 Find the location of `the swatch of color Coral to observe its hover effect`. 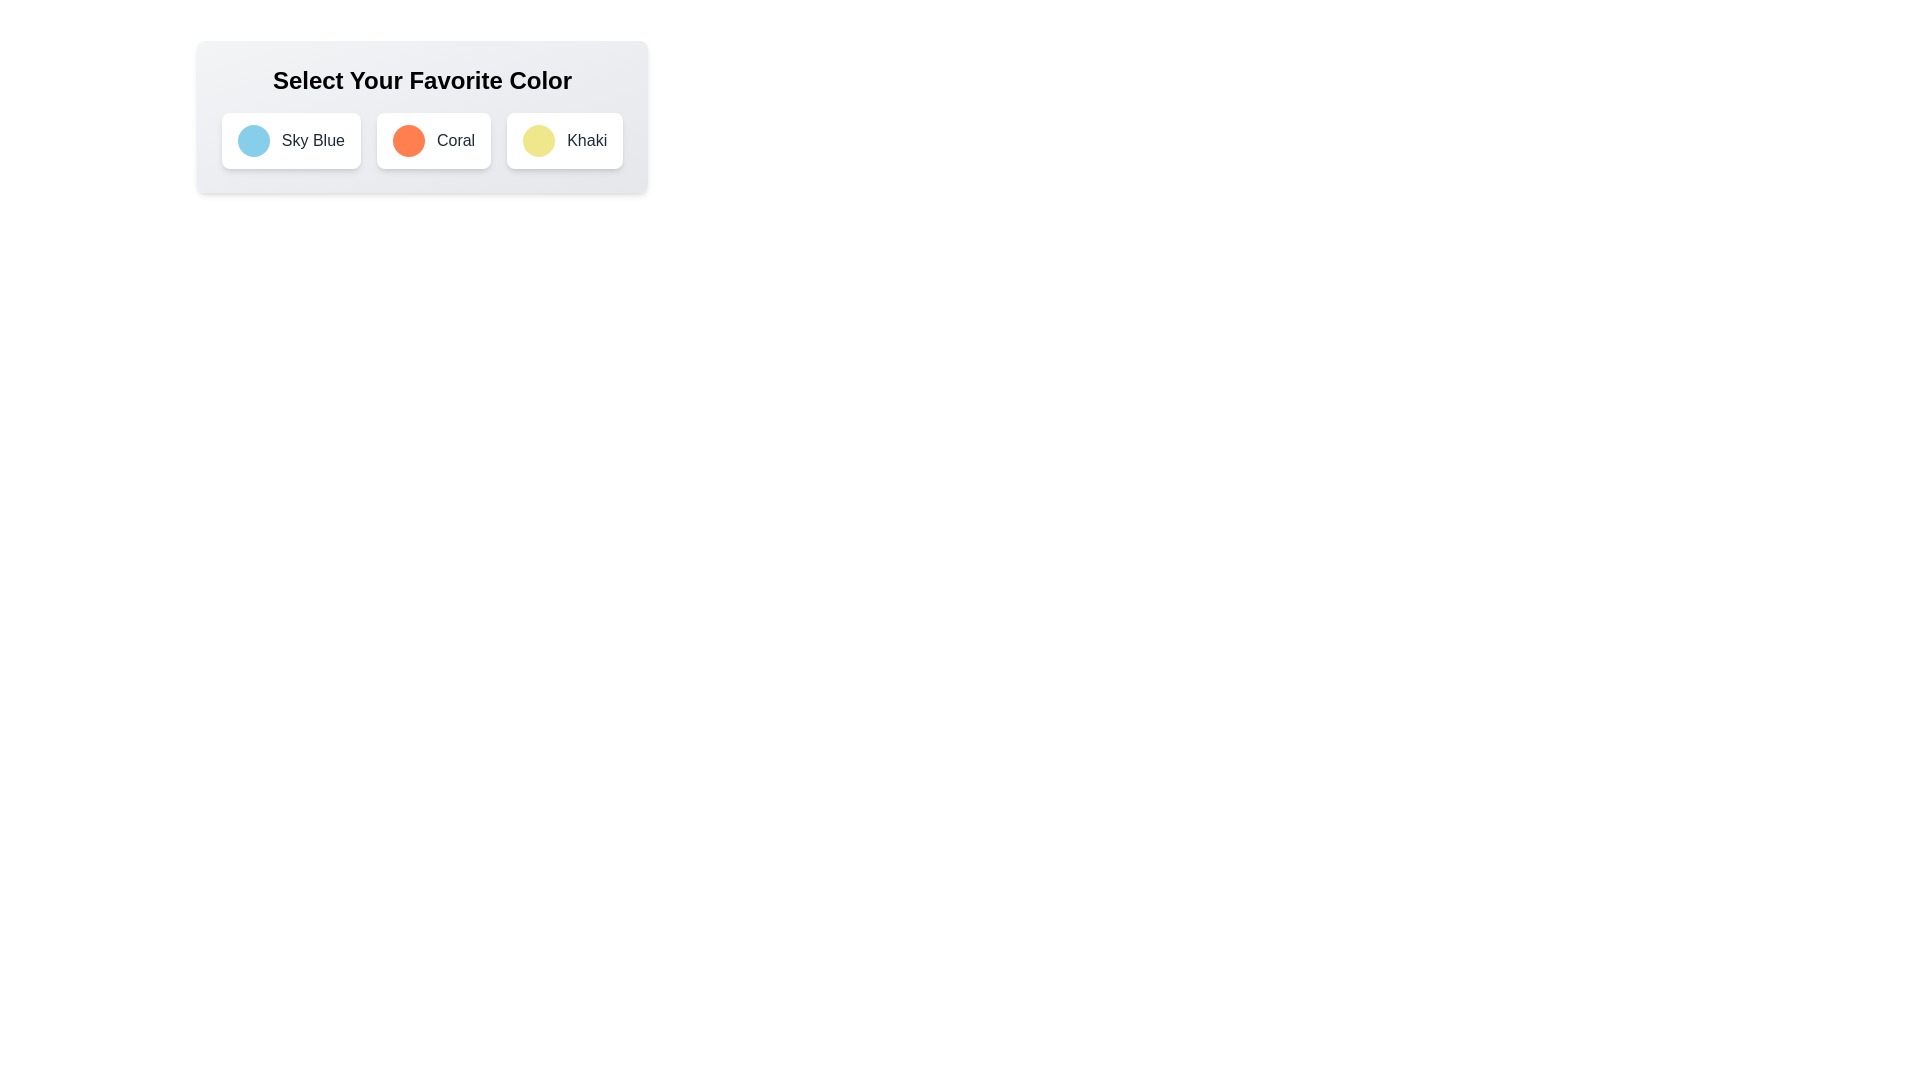

the swatch of color Coral to observe its hover effect is located at coordinates (407, 140).